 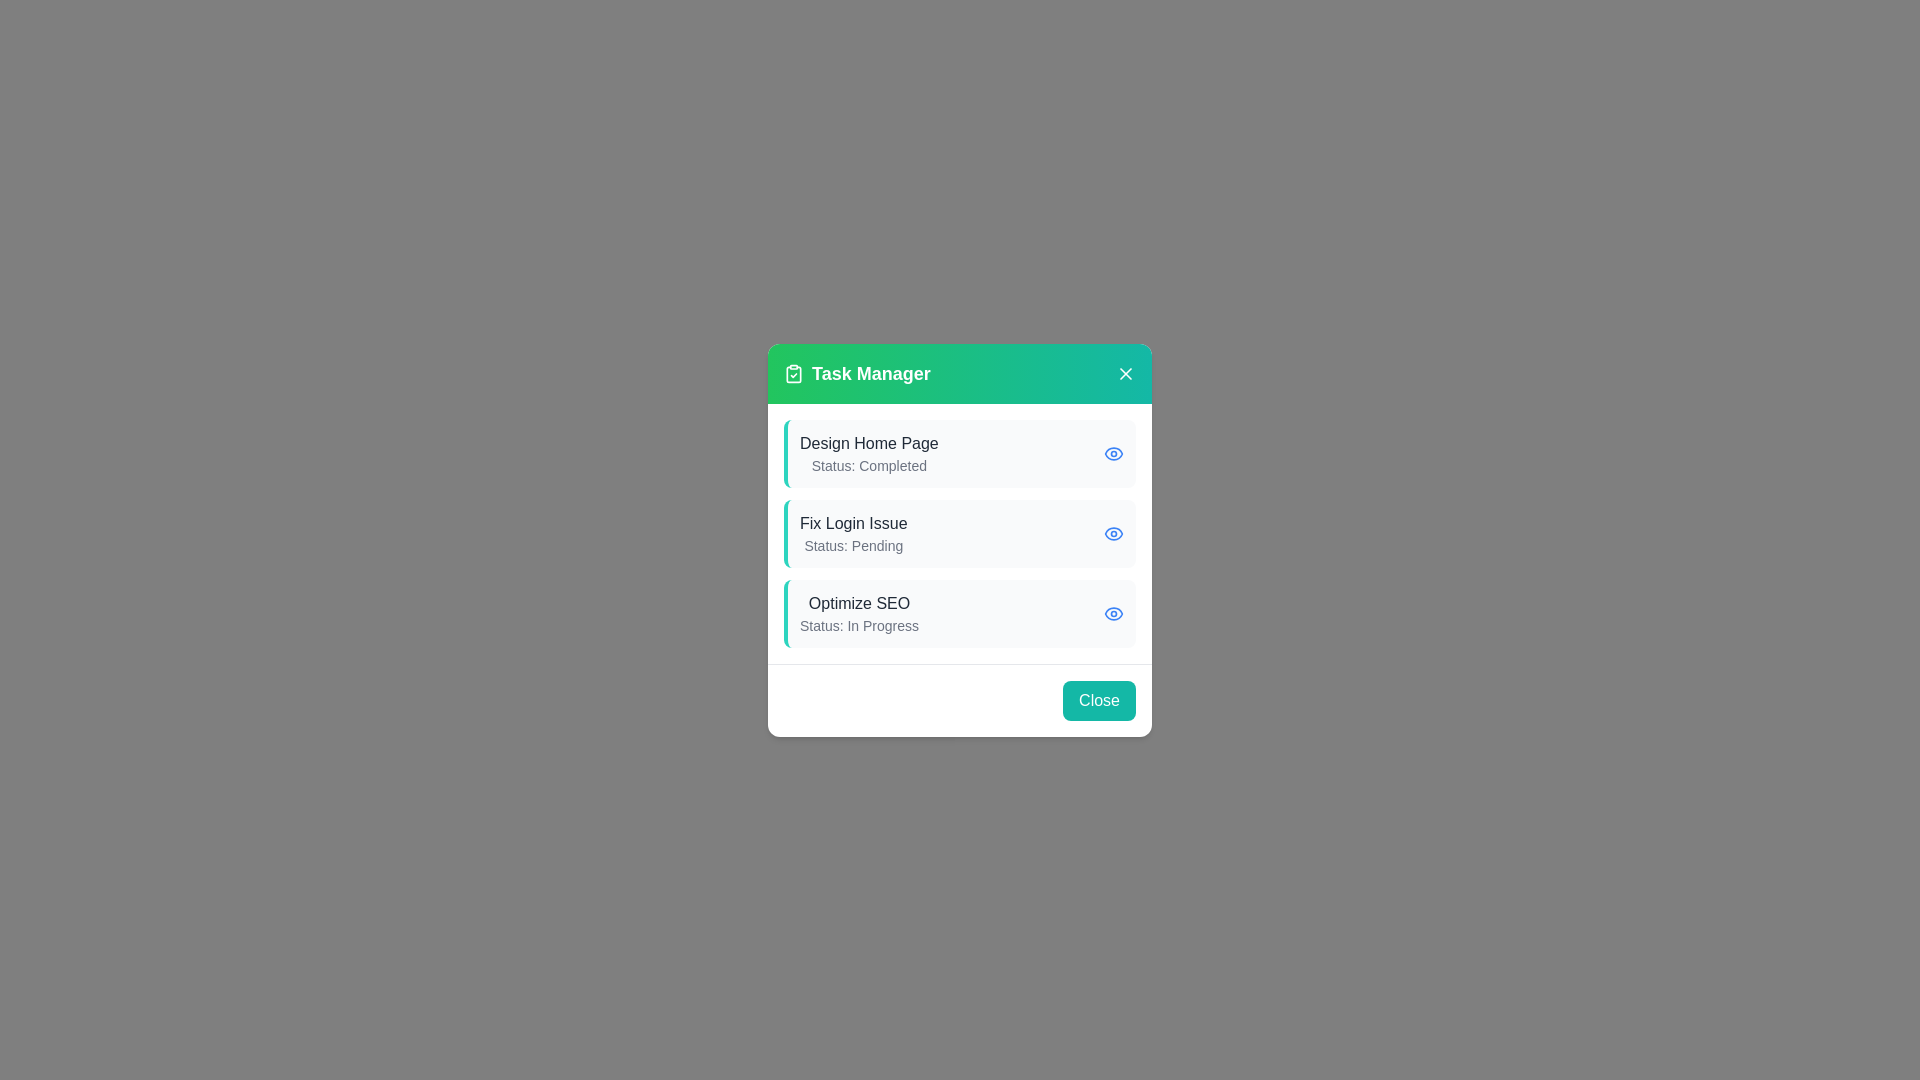 I want to click on the text-based heading with an accompanying icon located at the top-left corner of the green header bar in the task management modal window, so click(x=857, y=373).